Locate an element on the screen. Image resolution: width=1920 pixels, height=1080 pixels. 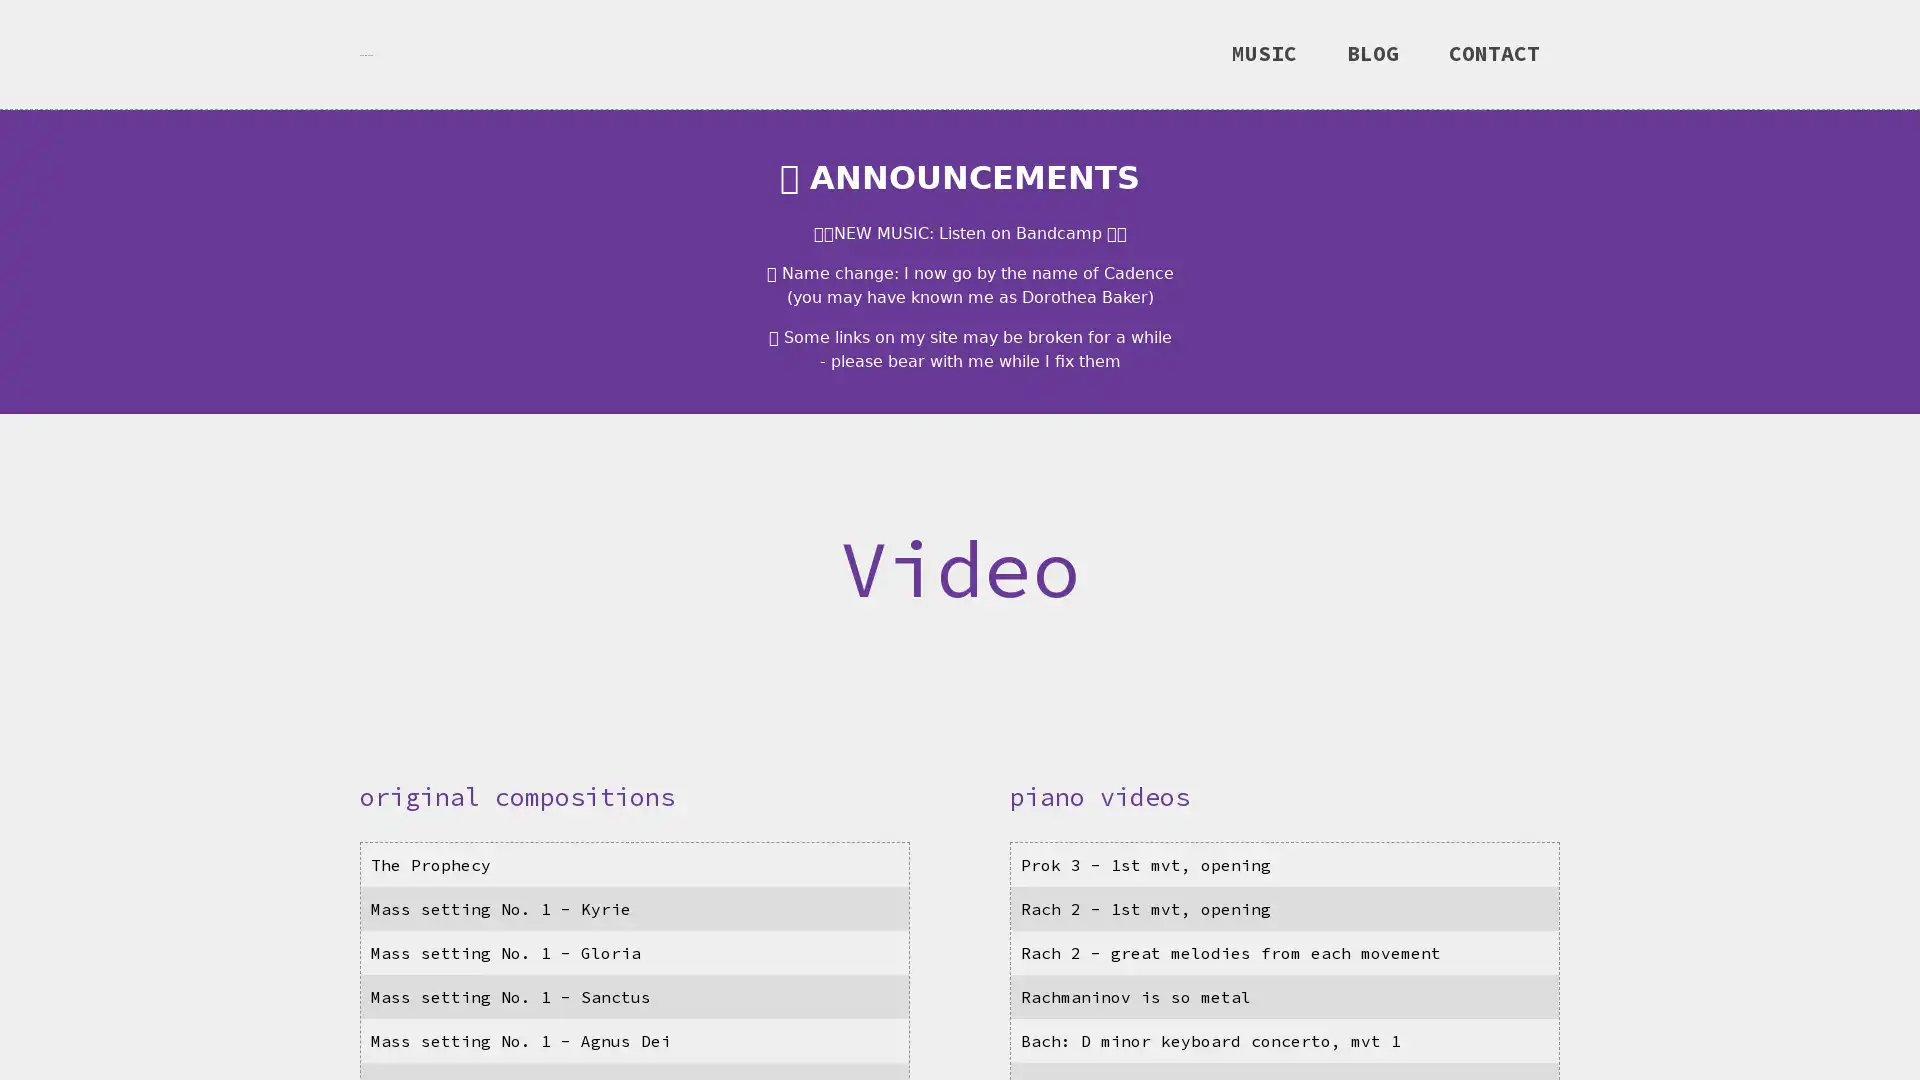
video: Mass setting No. 1 - Kyrie is located at coordinates (633, 907).